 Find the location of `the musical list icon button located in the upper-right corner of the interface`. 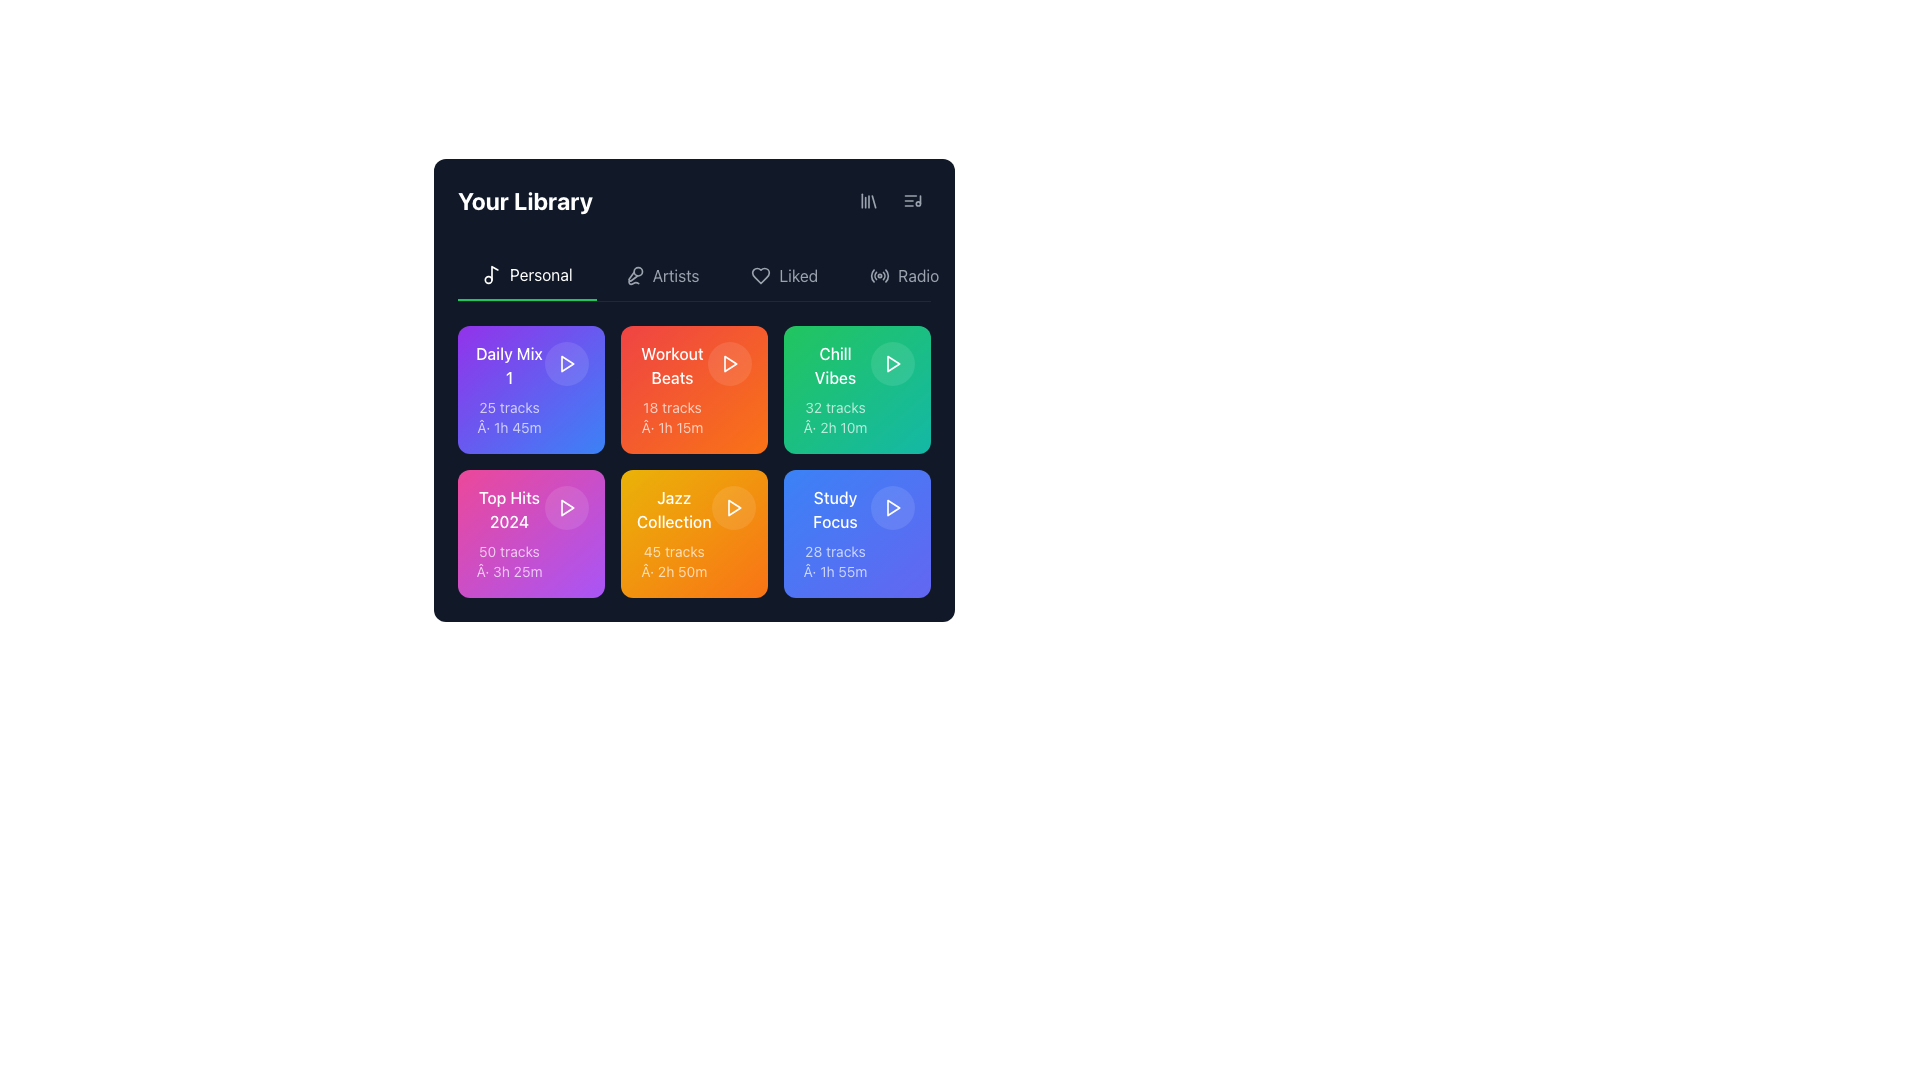

the musical list icon button located in the upper-right corner of the interface is located at coordinates (911, 200).